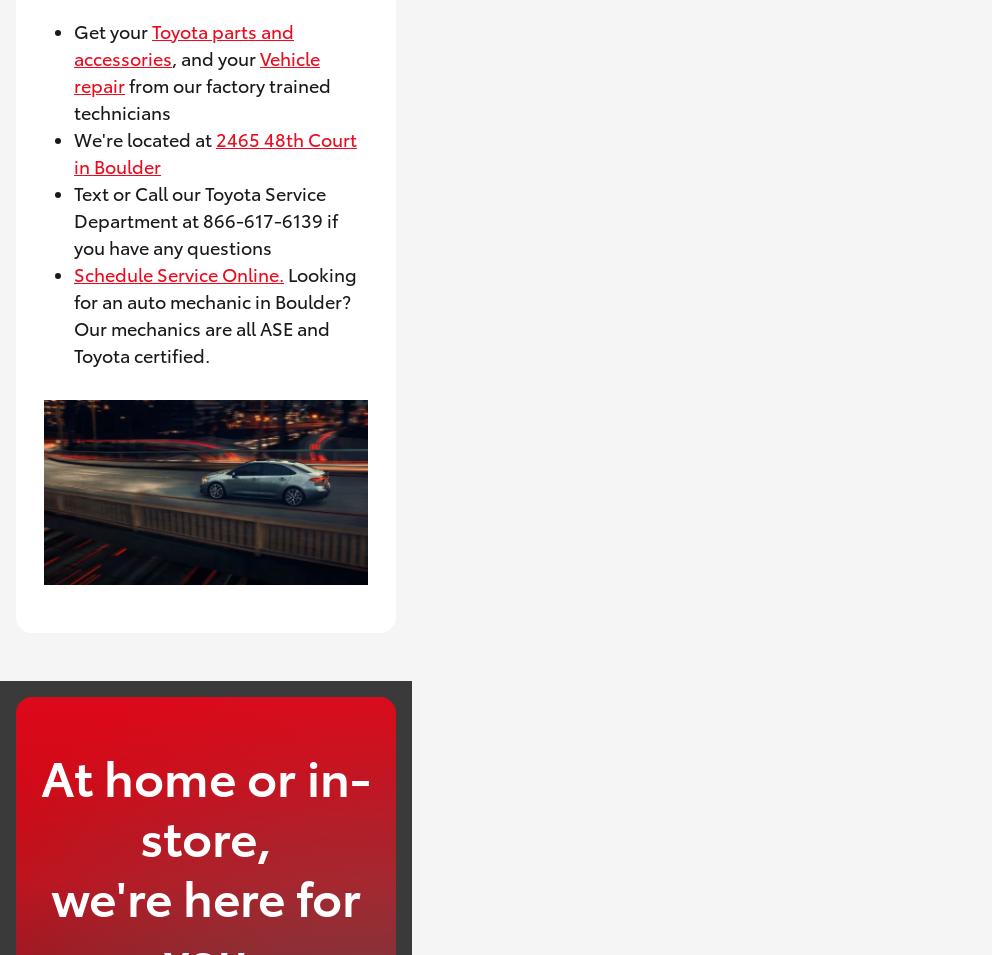  What do you see at coordinates (215, 55) in the screenshot?
I see `', and your'` at bounding box center [215, 55].